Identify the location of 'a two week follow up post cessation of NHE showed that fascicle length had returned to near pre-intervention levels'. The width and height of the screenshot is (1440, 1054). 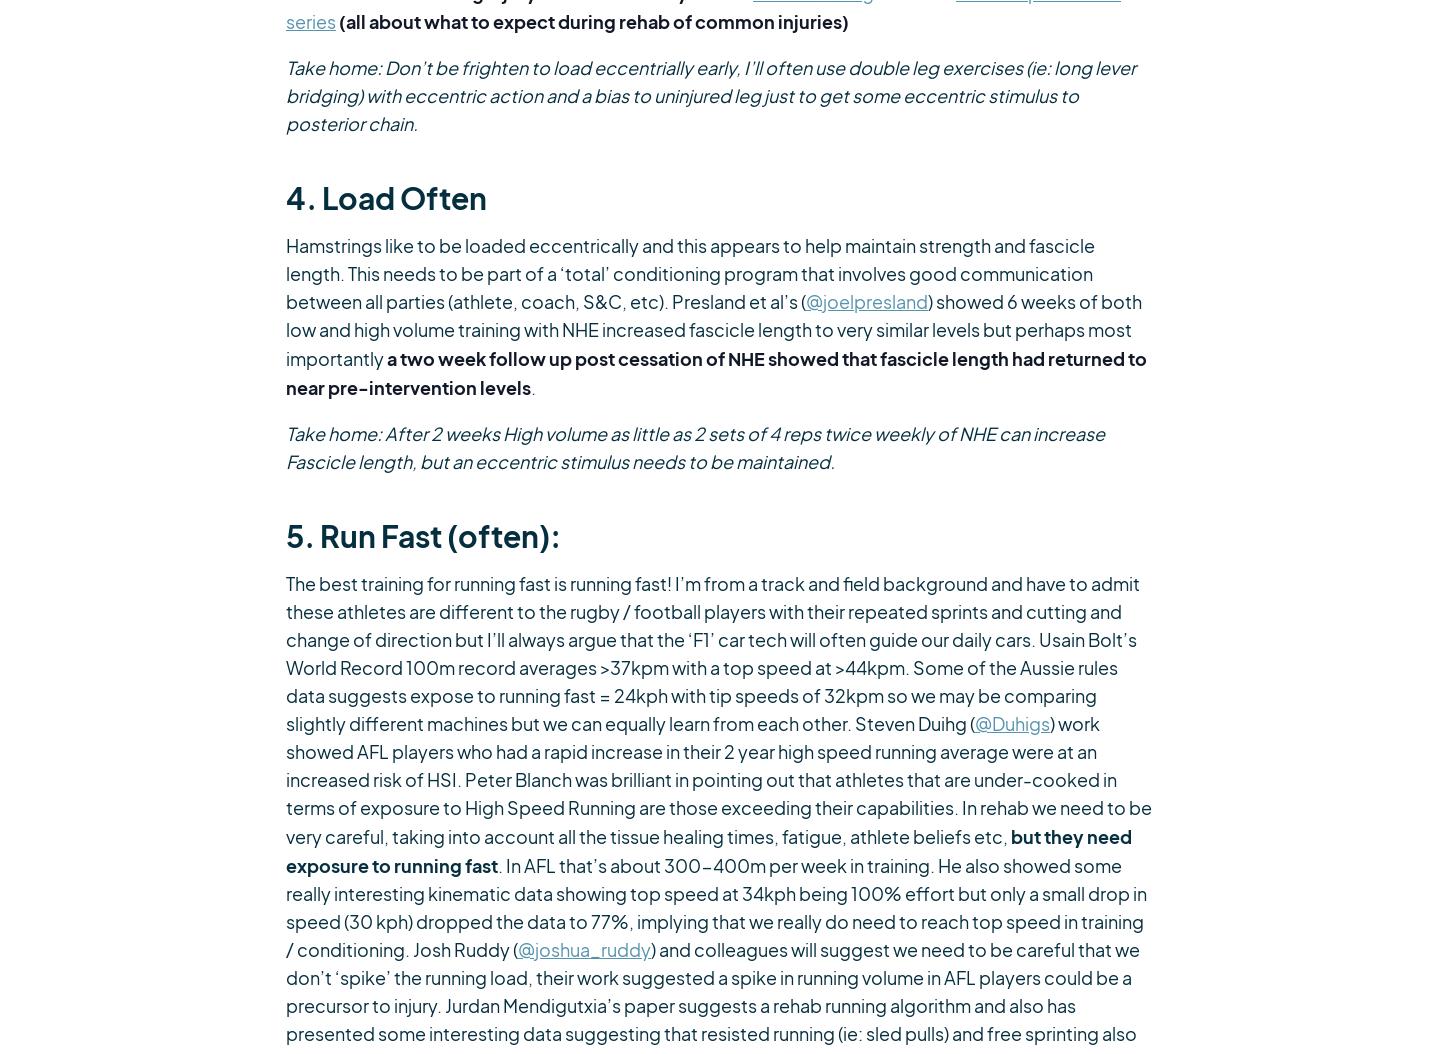
(284, 370).